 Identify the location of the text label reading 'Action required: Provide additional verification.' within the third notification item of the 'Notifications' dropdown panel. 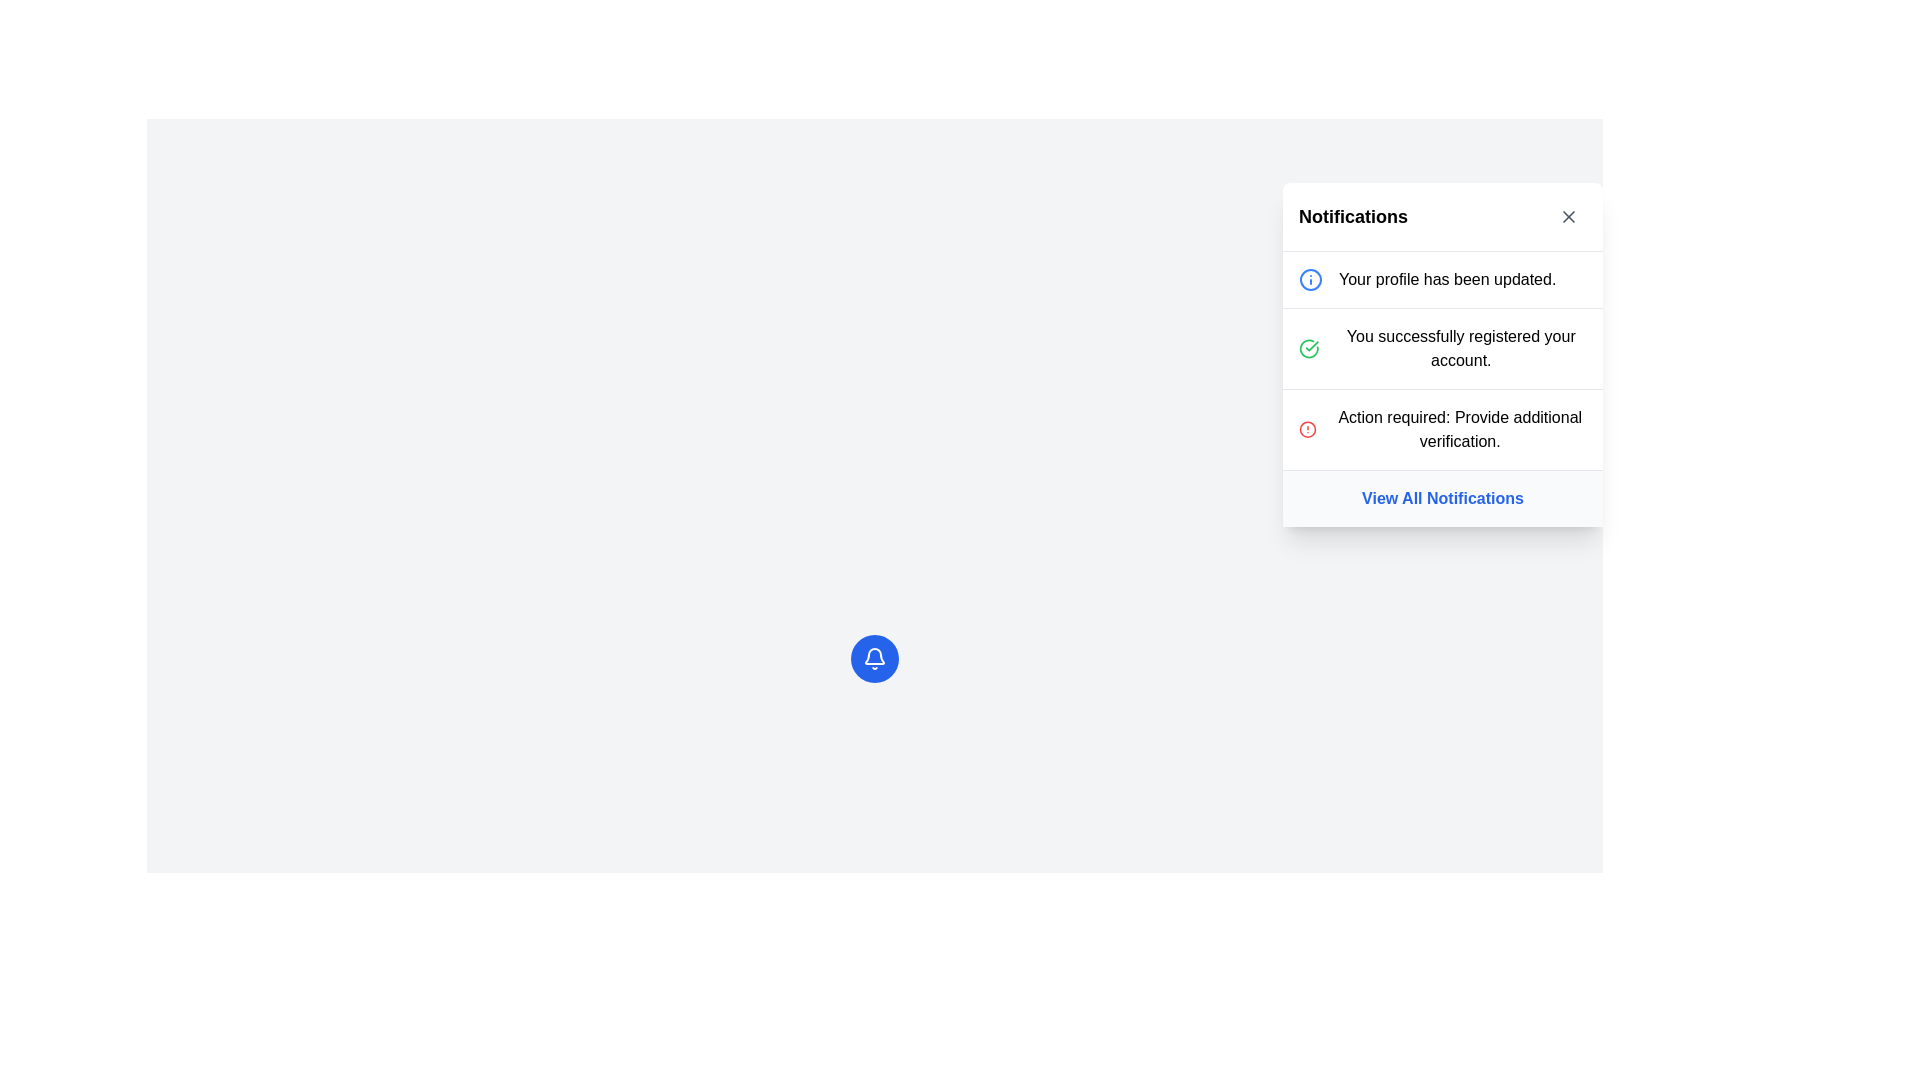
(1460, 428).